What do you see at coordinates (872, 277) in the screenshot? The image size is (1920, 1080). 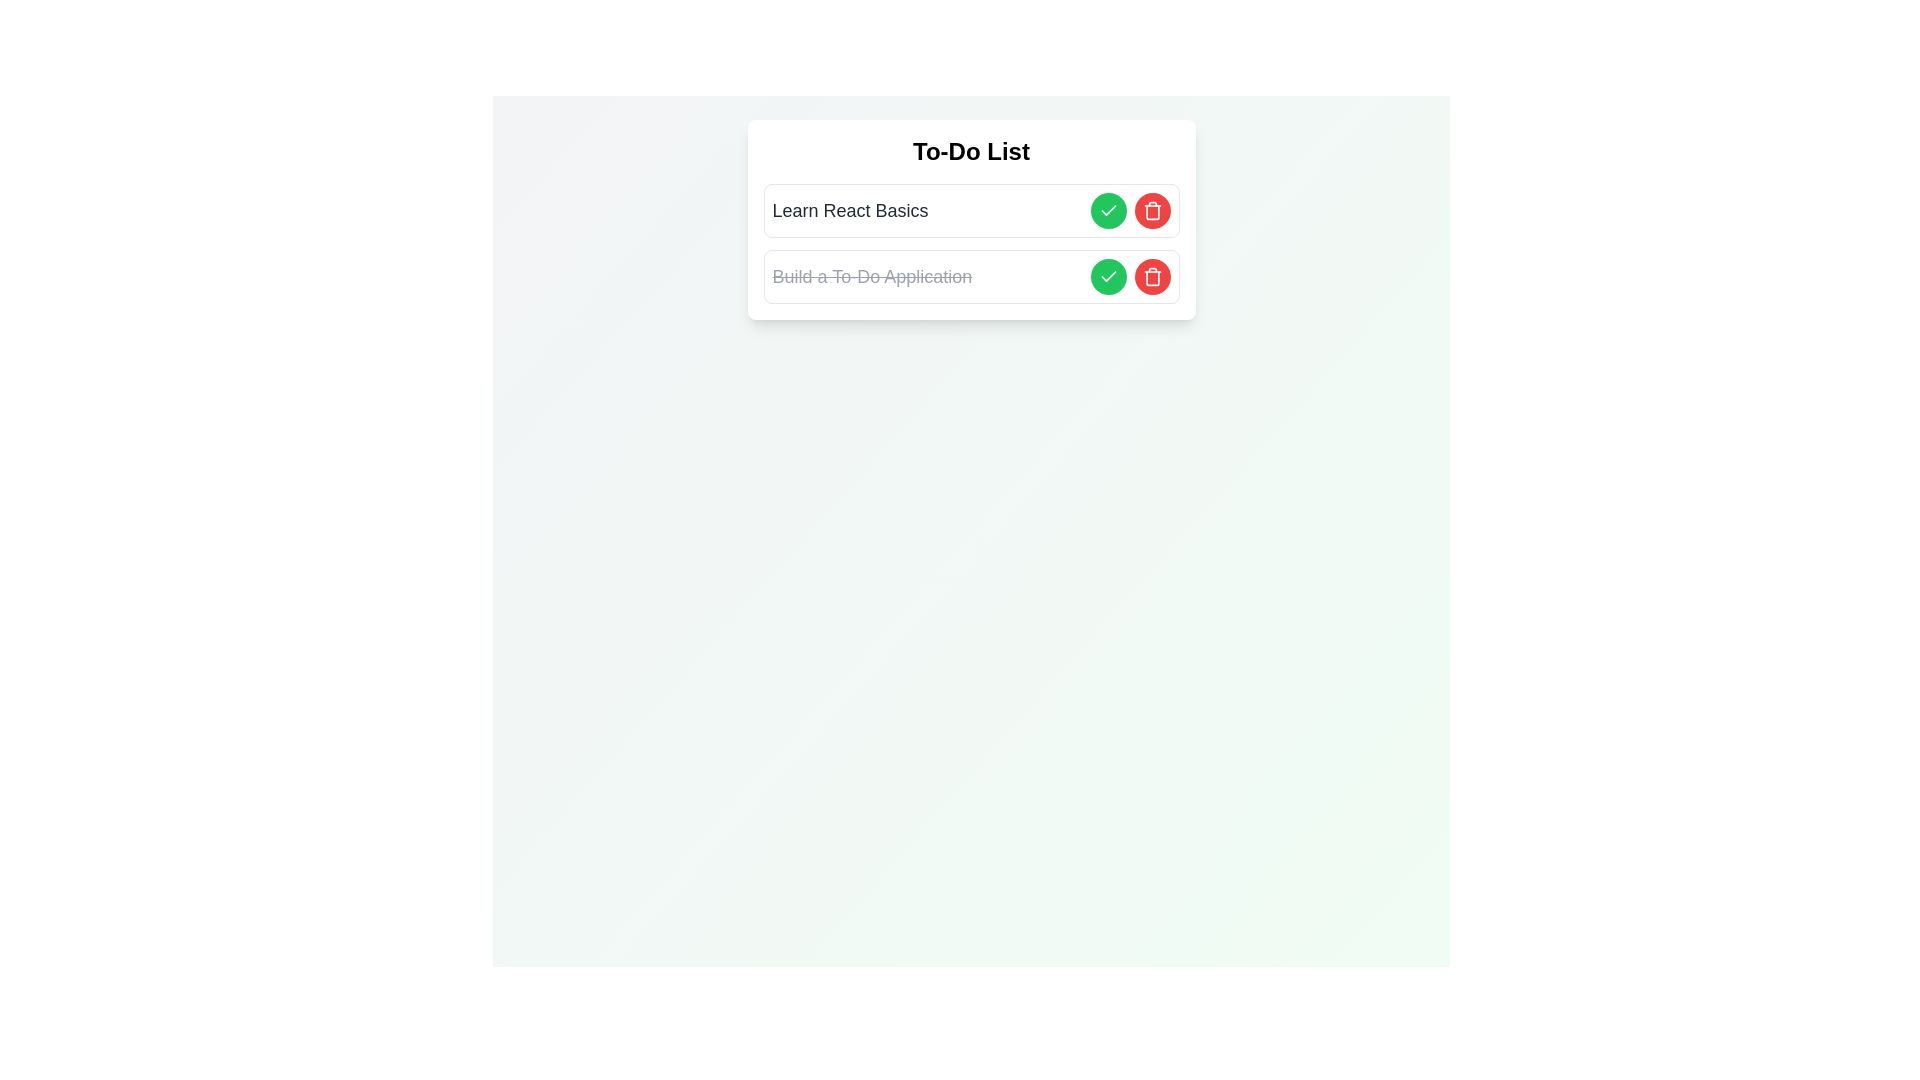 I see `the completed task text label in the To-Do List that has a strikethrough style, located below 'Learn React Basics'` at bounding box center [872, 277].